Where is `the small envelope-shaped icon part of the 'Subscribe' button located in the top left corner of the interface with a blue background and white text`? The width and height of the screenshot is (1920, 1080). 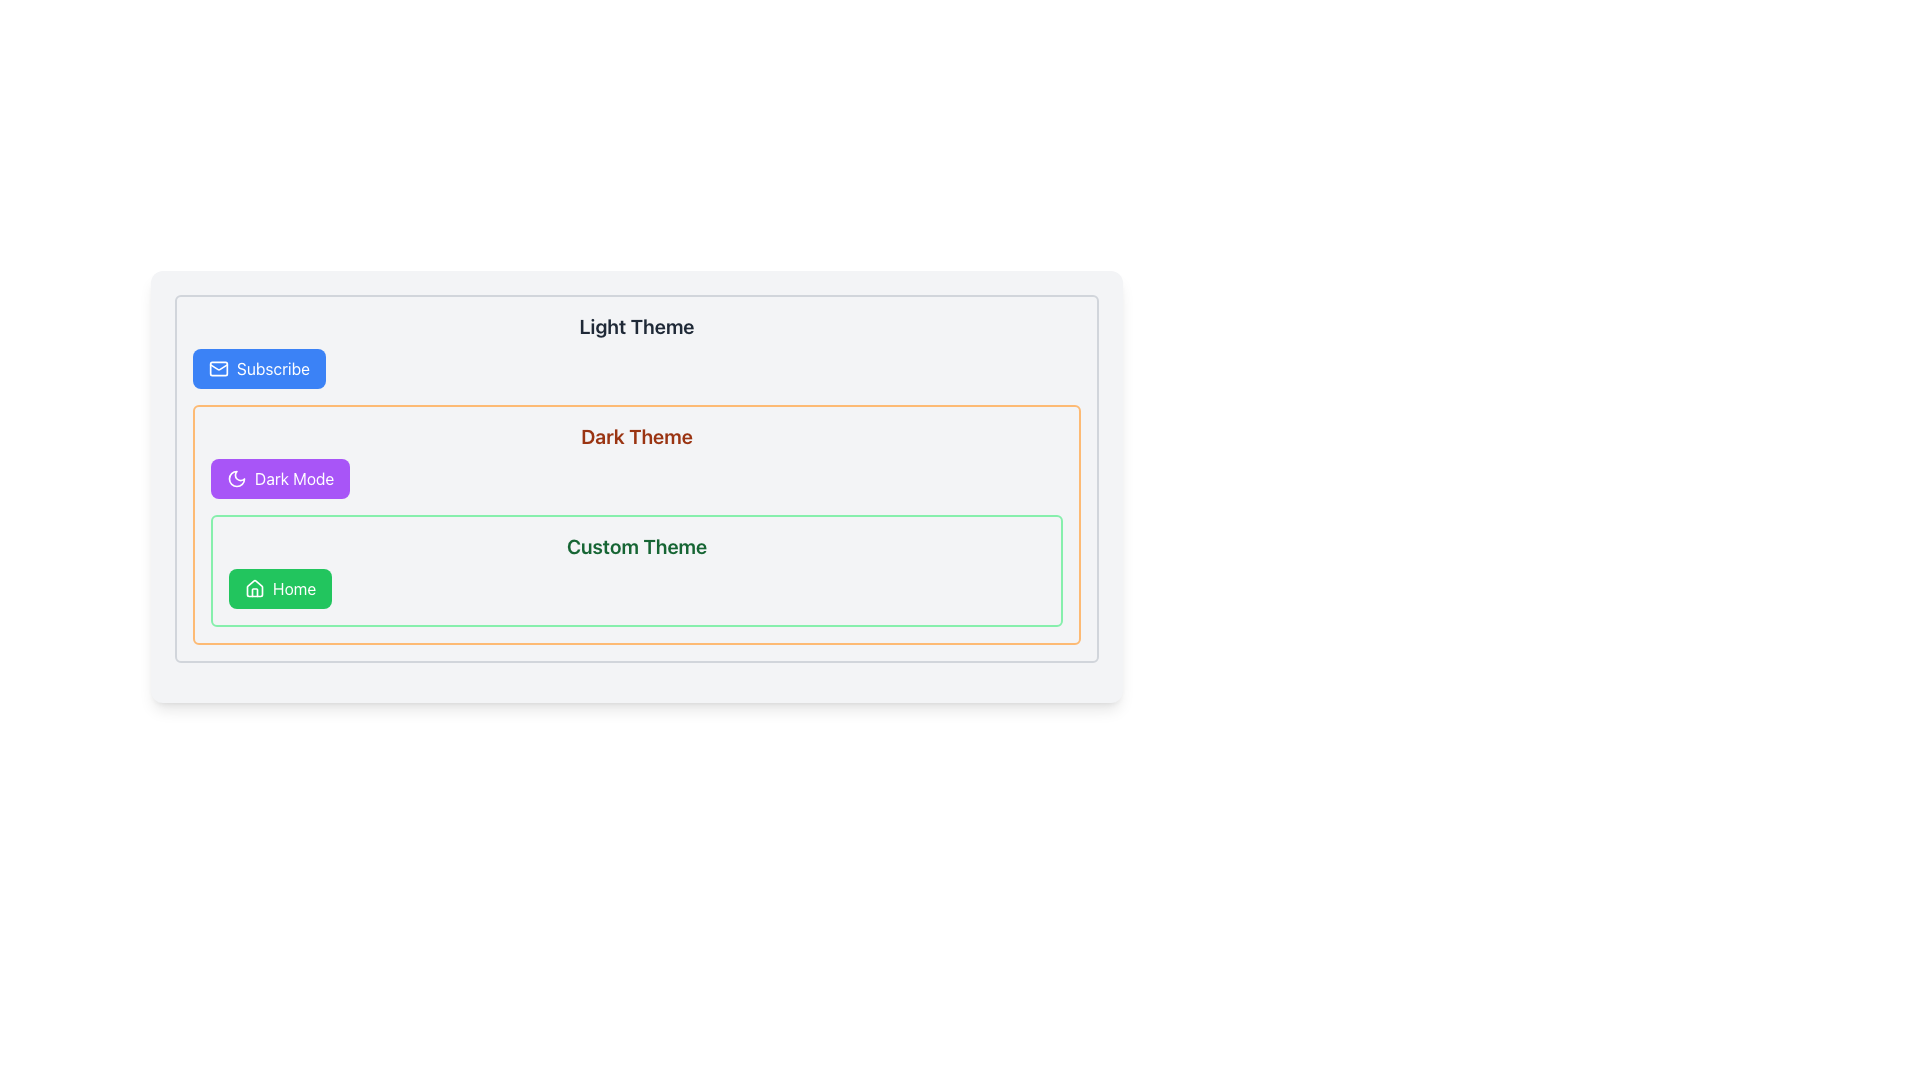 the small envelope-shaped icon part of the 'Subscribe' button located in the top left corner of the interface with a blue background and white text is located at coordinates (219, 369).